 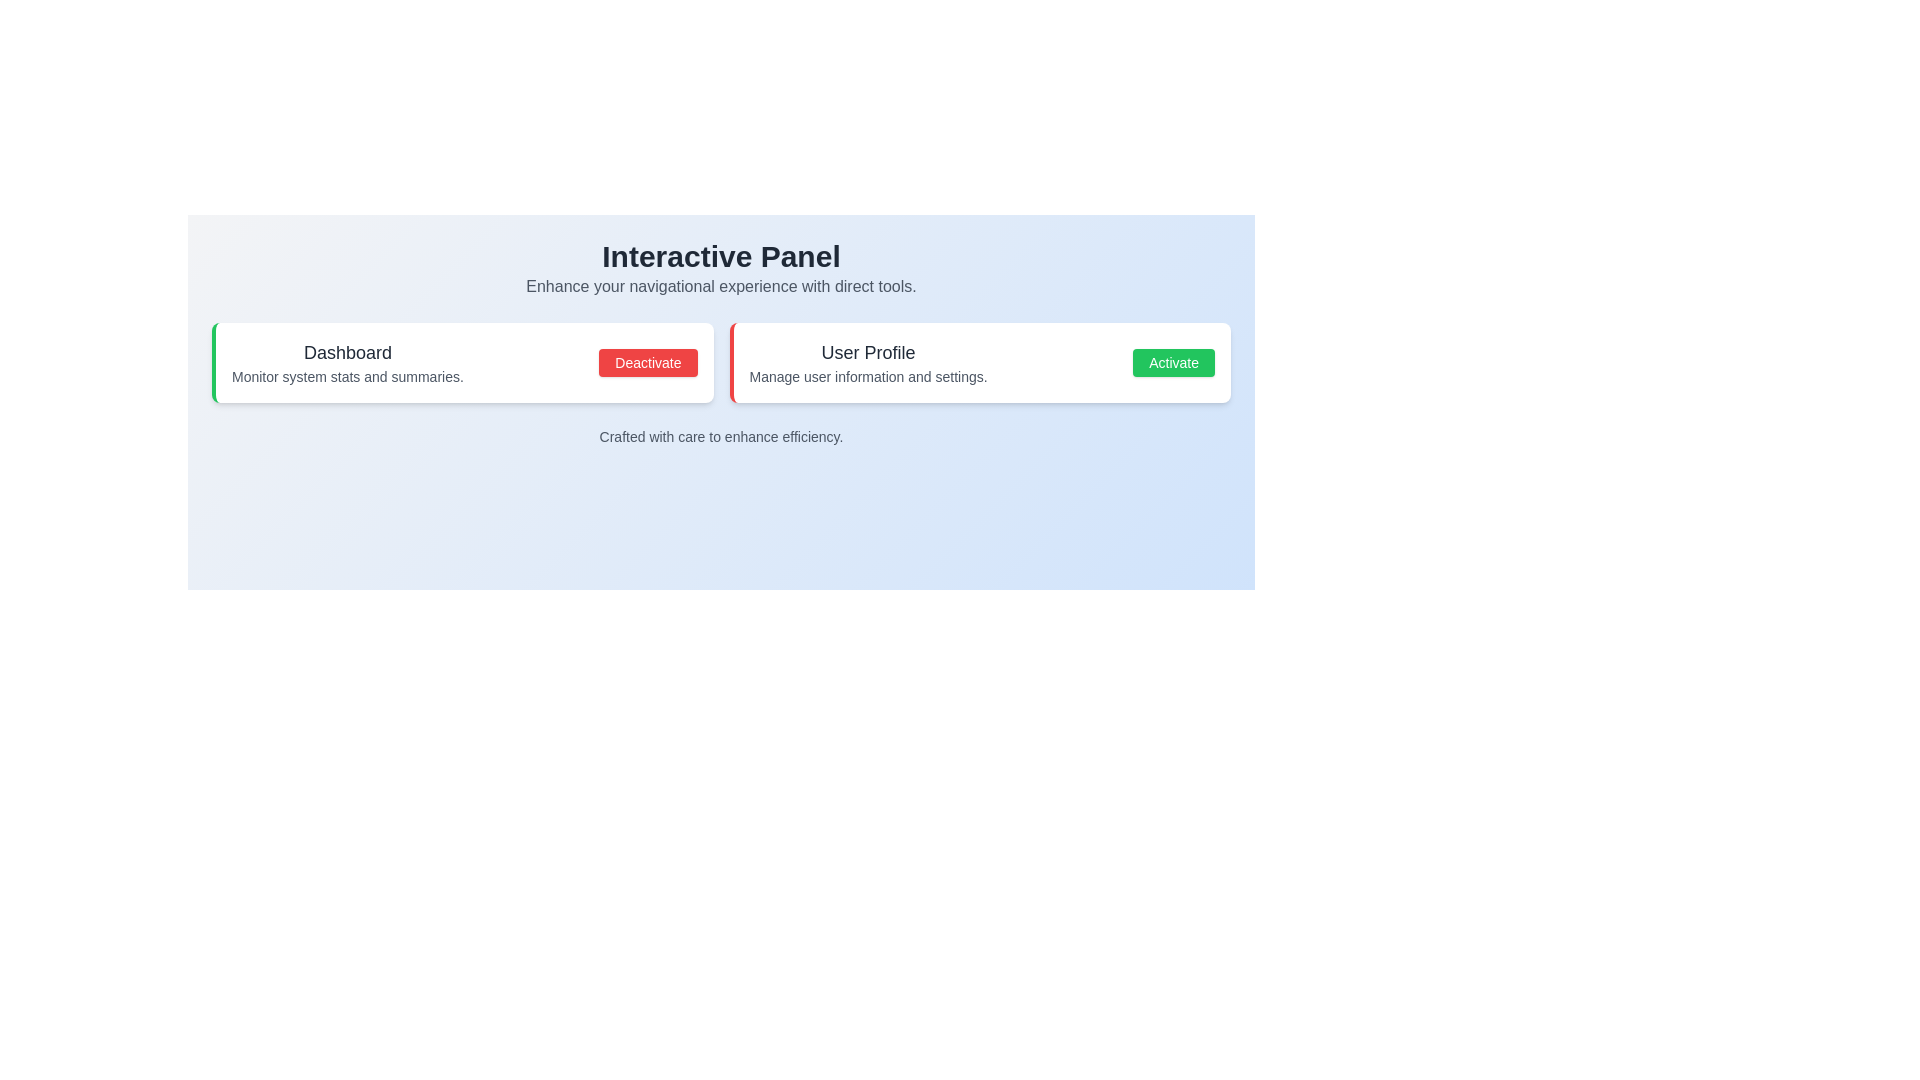 What do you see at coordinates (720, 268) in the screenshot?
I see `text from the composite text component located at the top of the main content area, which serves as a title and descriptive area for the interface` at bounding box center [720, 268].